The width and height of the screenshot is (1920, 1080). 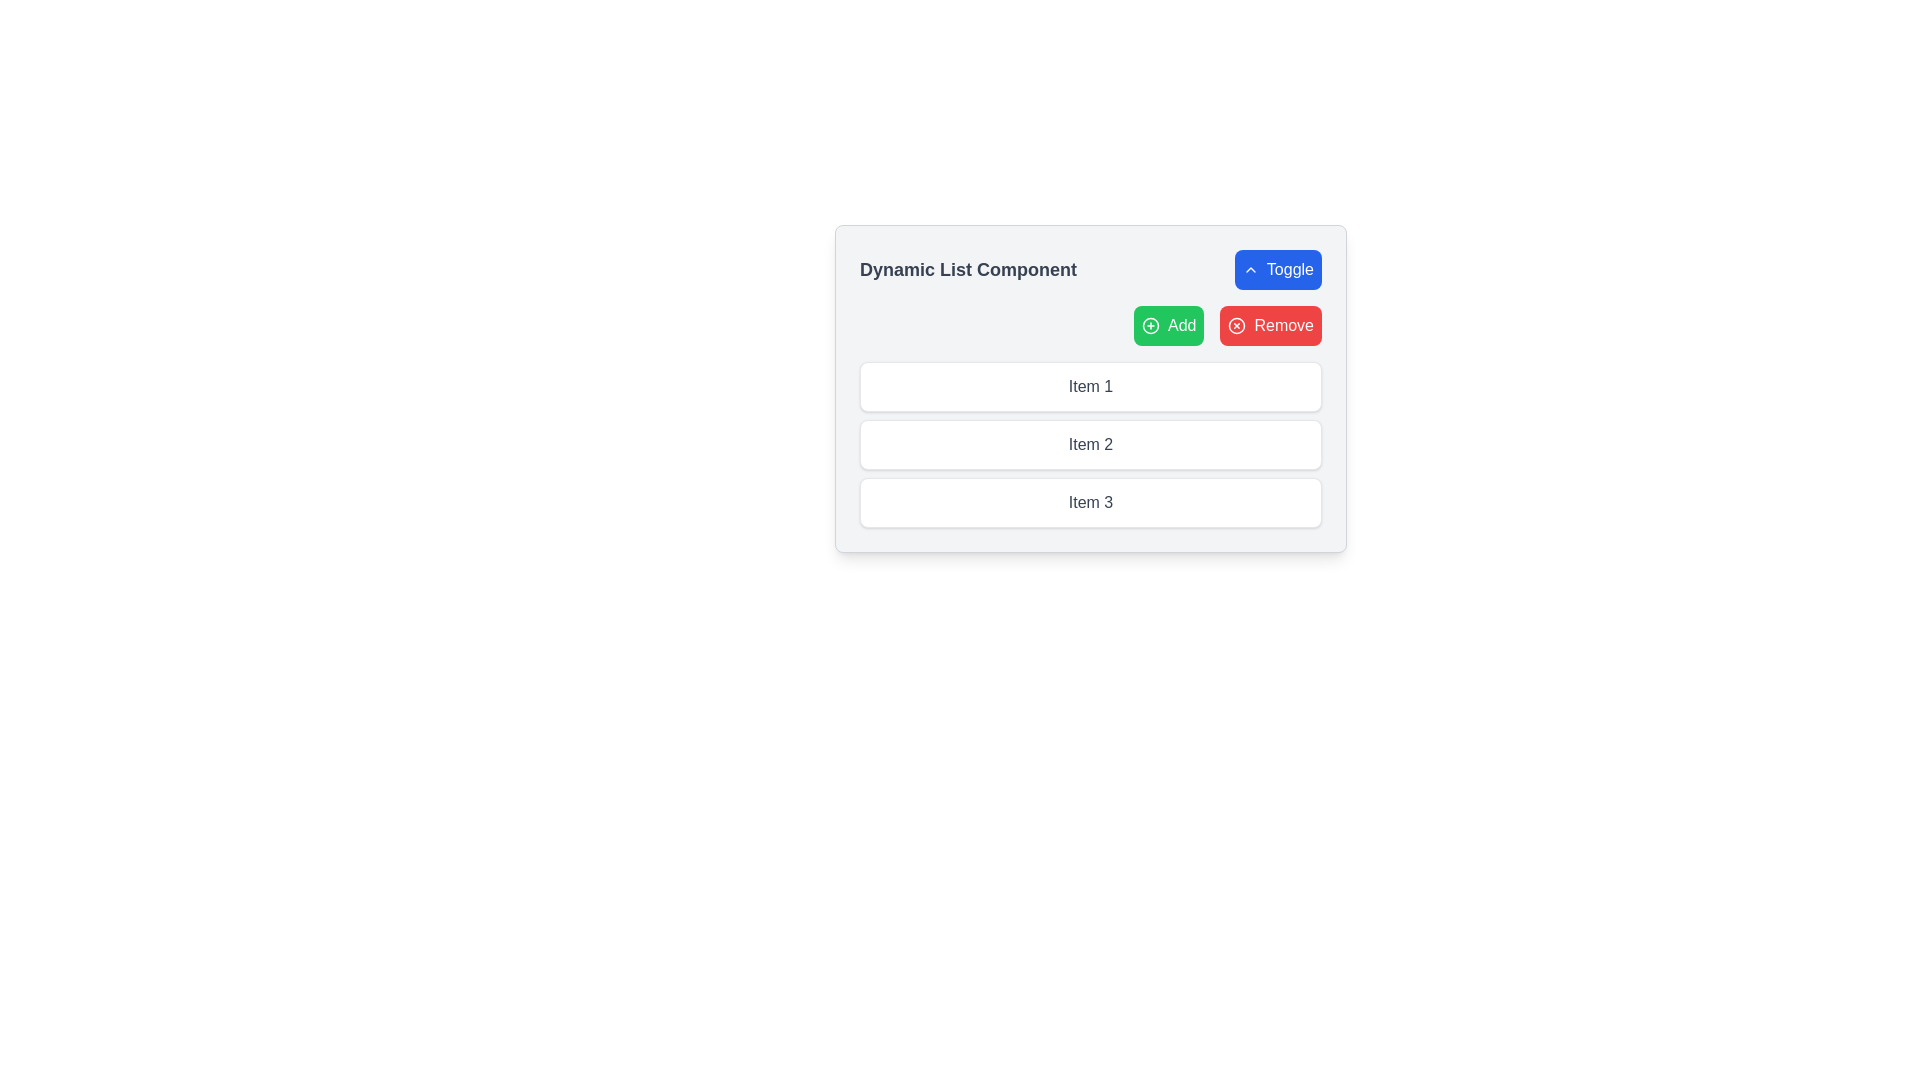 What do you see at coordinates (1236, 325) in the screenshot?
I see `the circular graphical element in the upper-right corner of the SVG icon that indicates cancellation or error functionality` at bounding box center [1236, 325].